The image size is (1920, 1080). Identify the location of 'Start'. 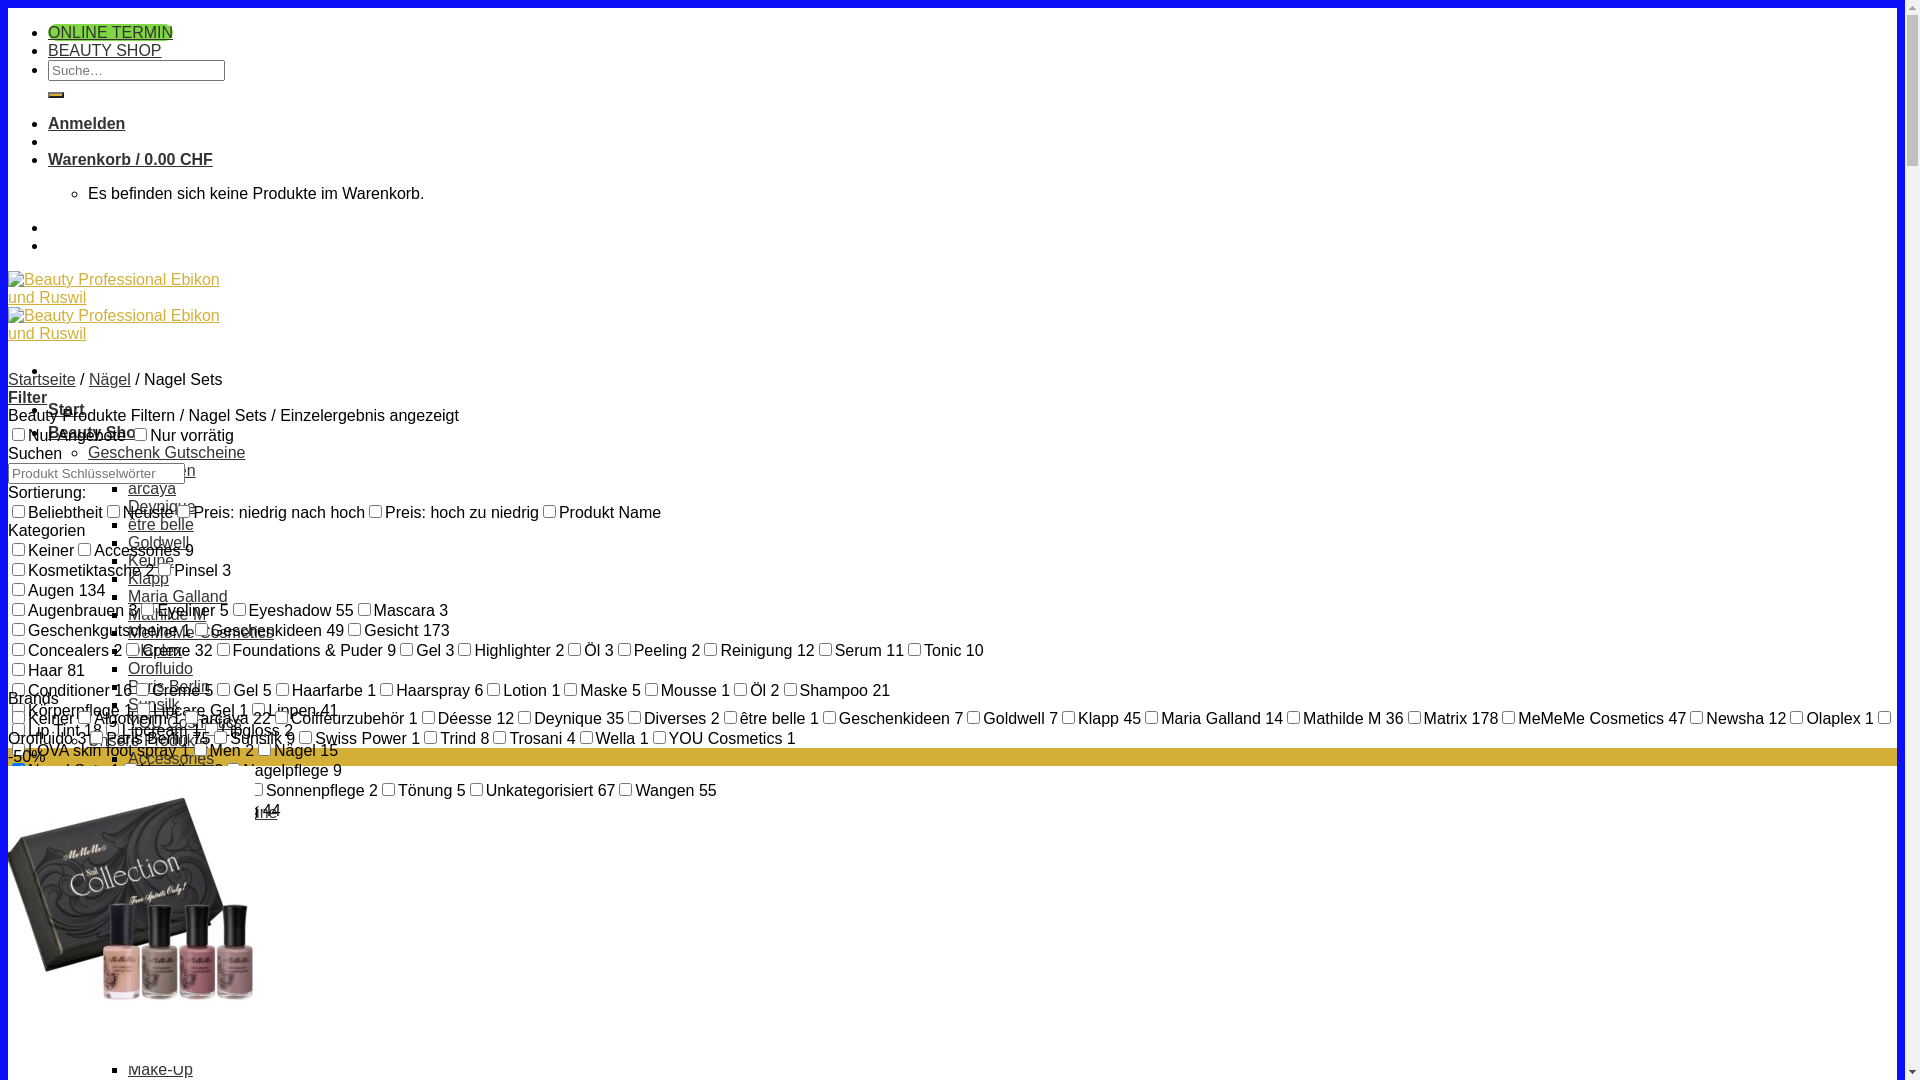
(48, 408).